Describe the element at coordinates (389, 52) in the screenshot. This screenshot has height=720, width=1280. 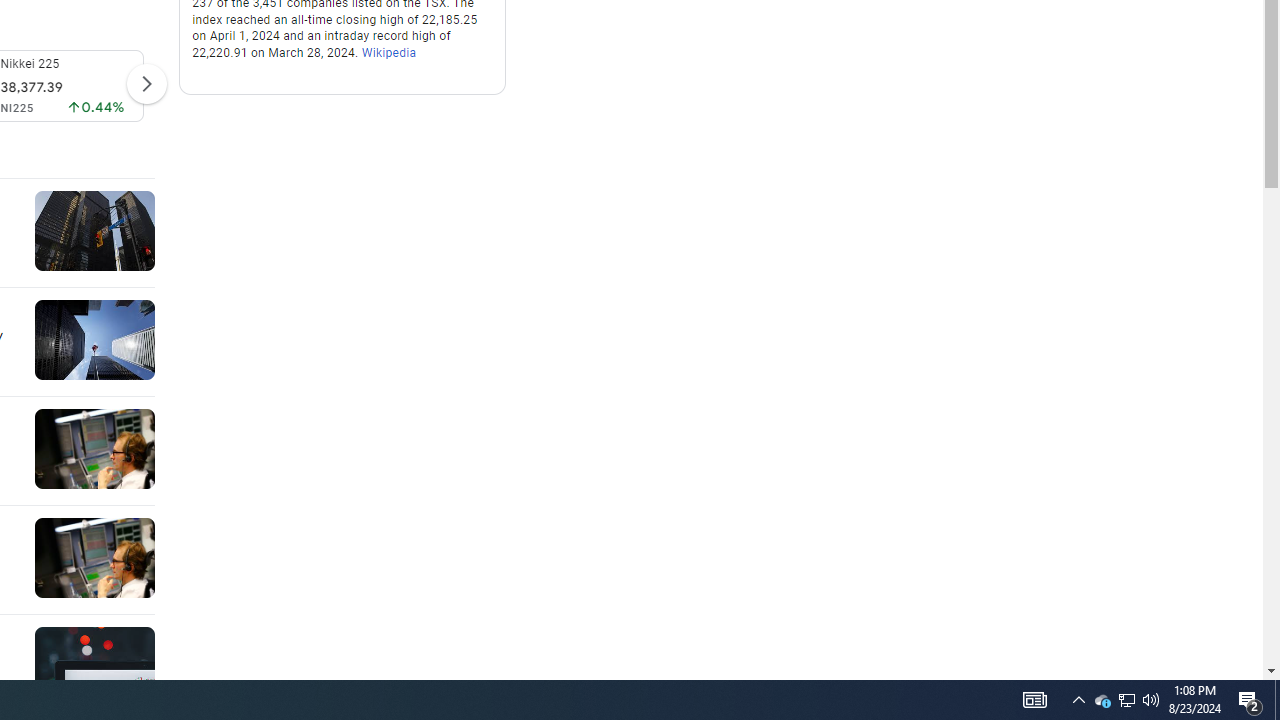
I see `'Wikipedia'` at that location.